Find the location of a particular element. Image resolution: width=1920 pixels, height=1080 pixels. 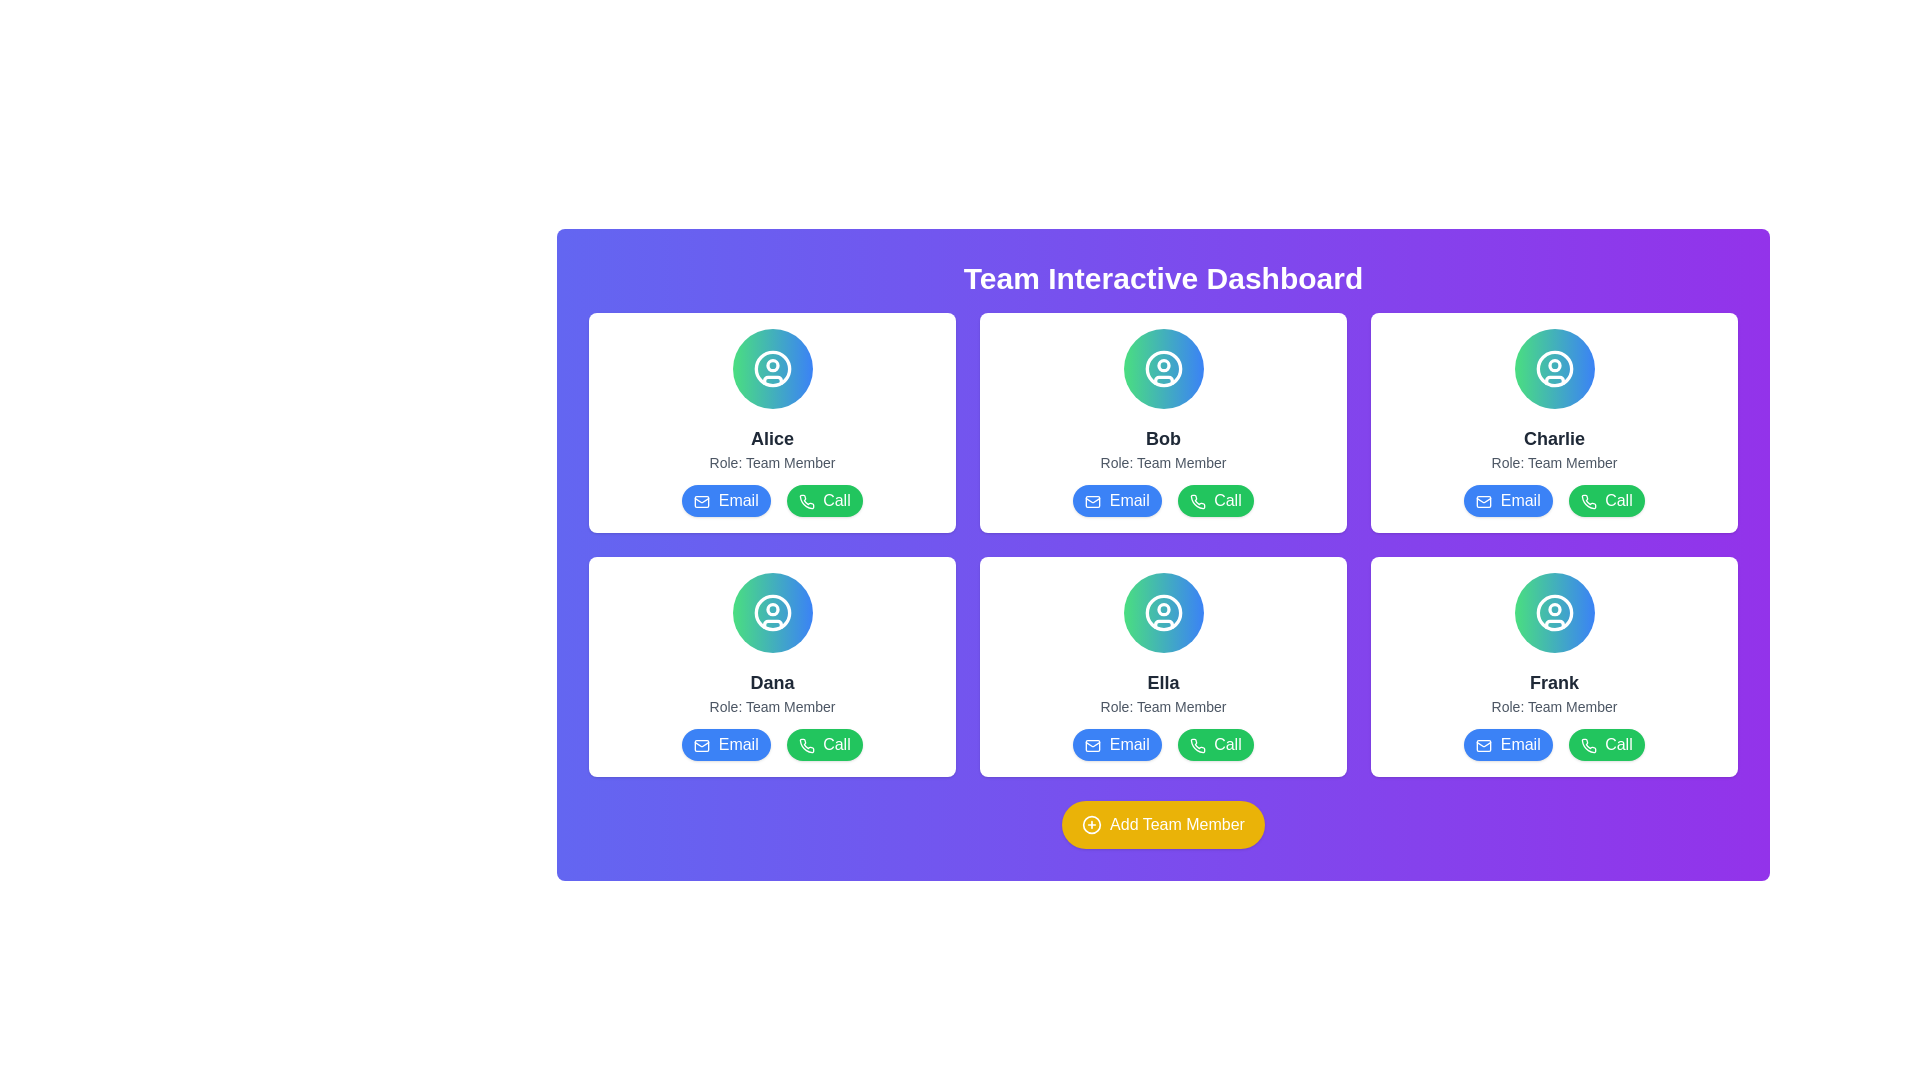

the Avatar element, which is a circular icon with a gradient background from green to blue, featuring a white outline of a user, located in the card labeled 'Ella' in the grid layout is located at coordinates (1163, 612).